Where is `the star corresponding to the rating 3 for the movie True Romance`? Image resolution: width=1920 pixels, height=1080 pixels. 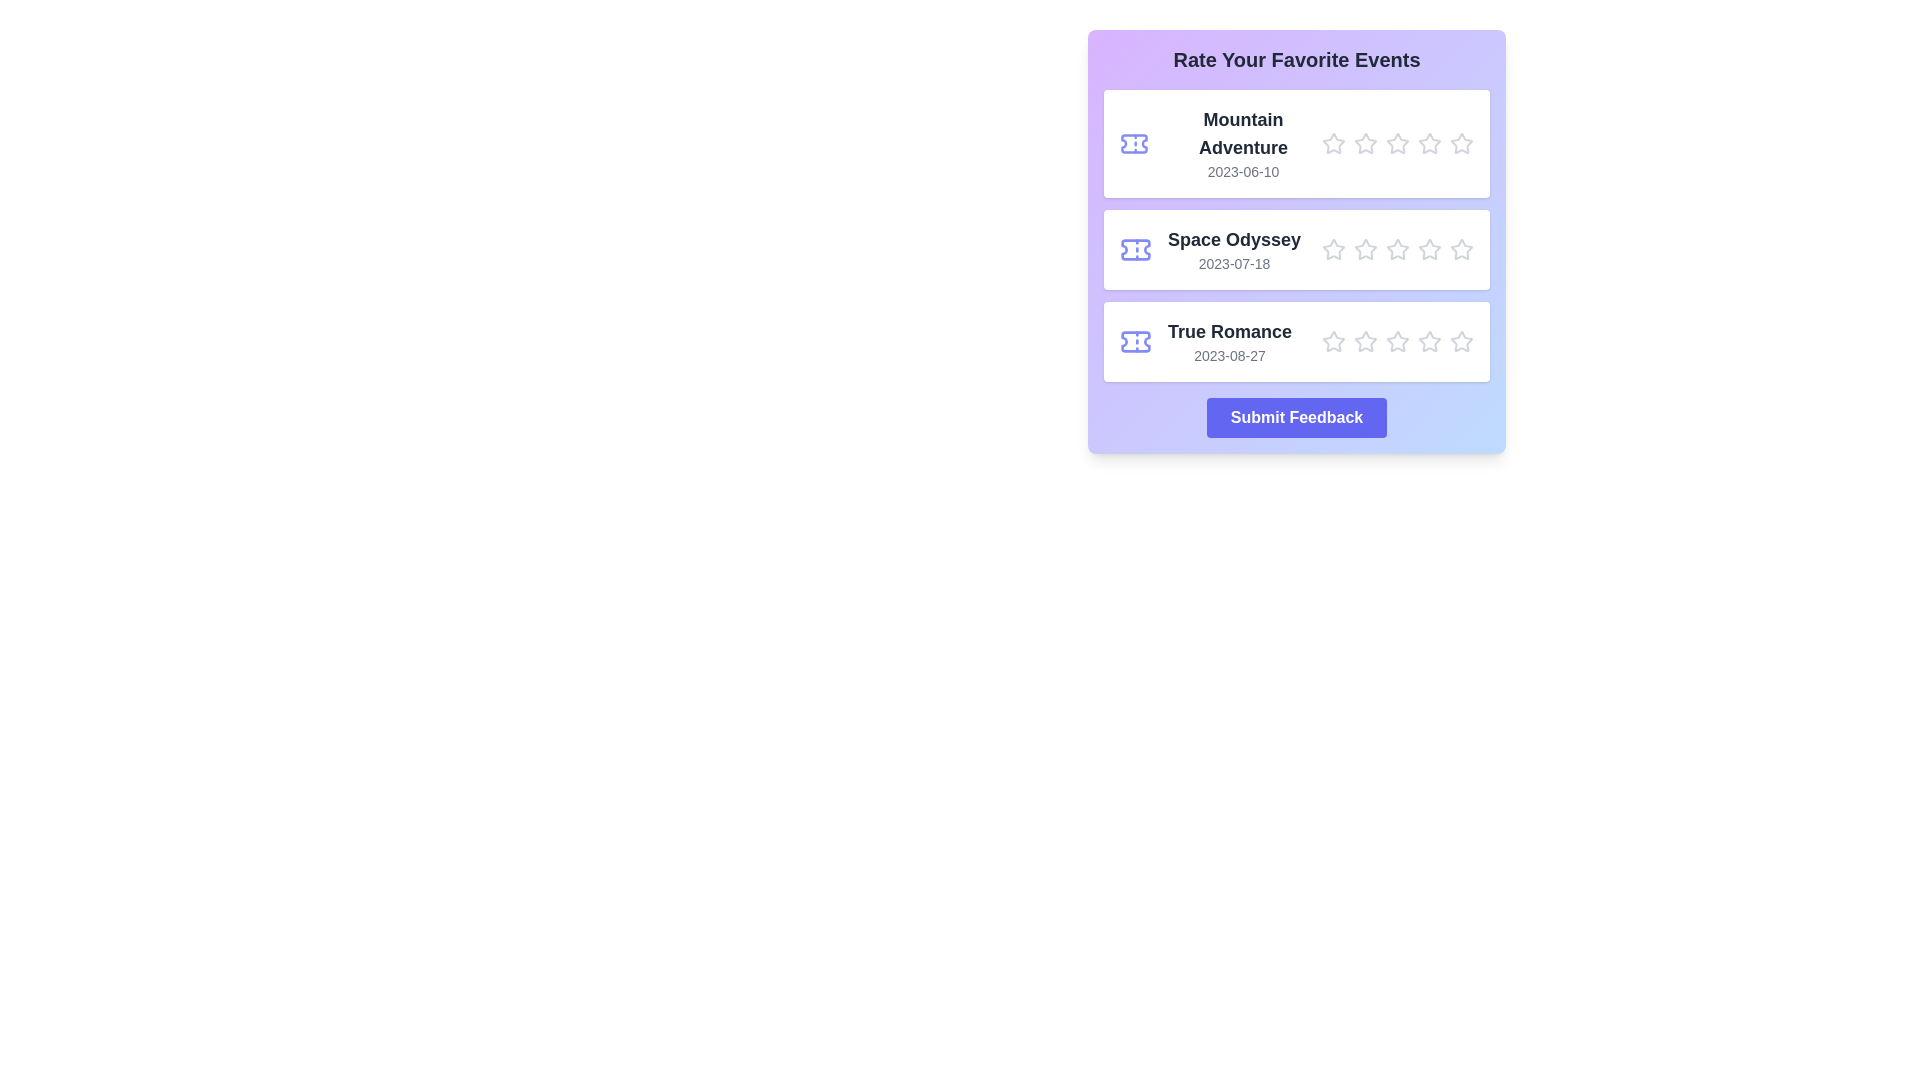
the star corresponding to the rating 3 for the movie True Romance is located at coordinates (1396, 341).